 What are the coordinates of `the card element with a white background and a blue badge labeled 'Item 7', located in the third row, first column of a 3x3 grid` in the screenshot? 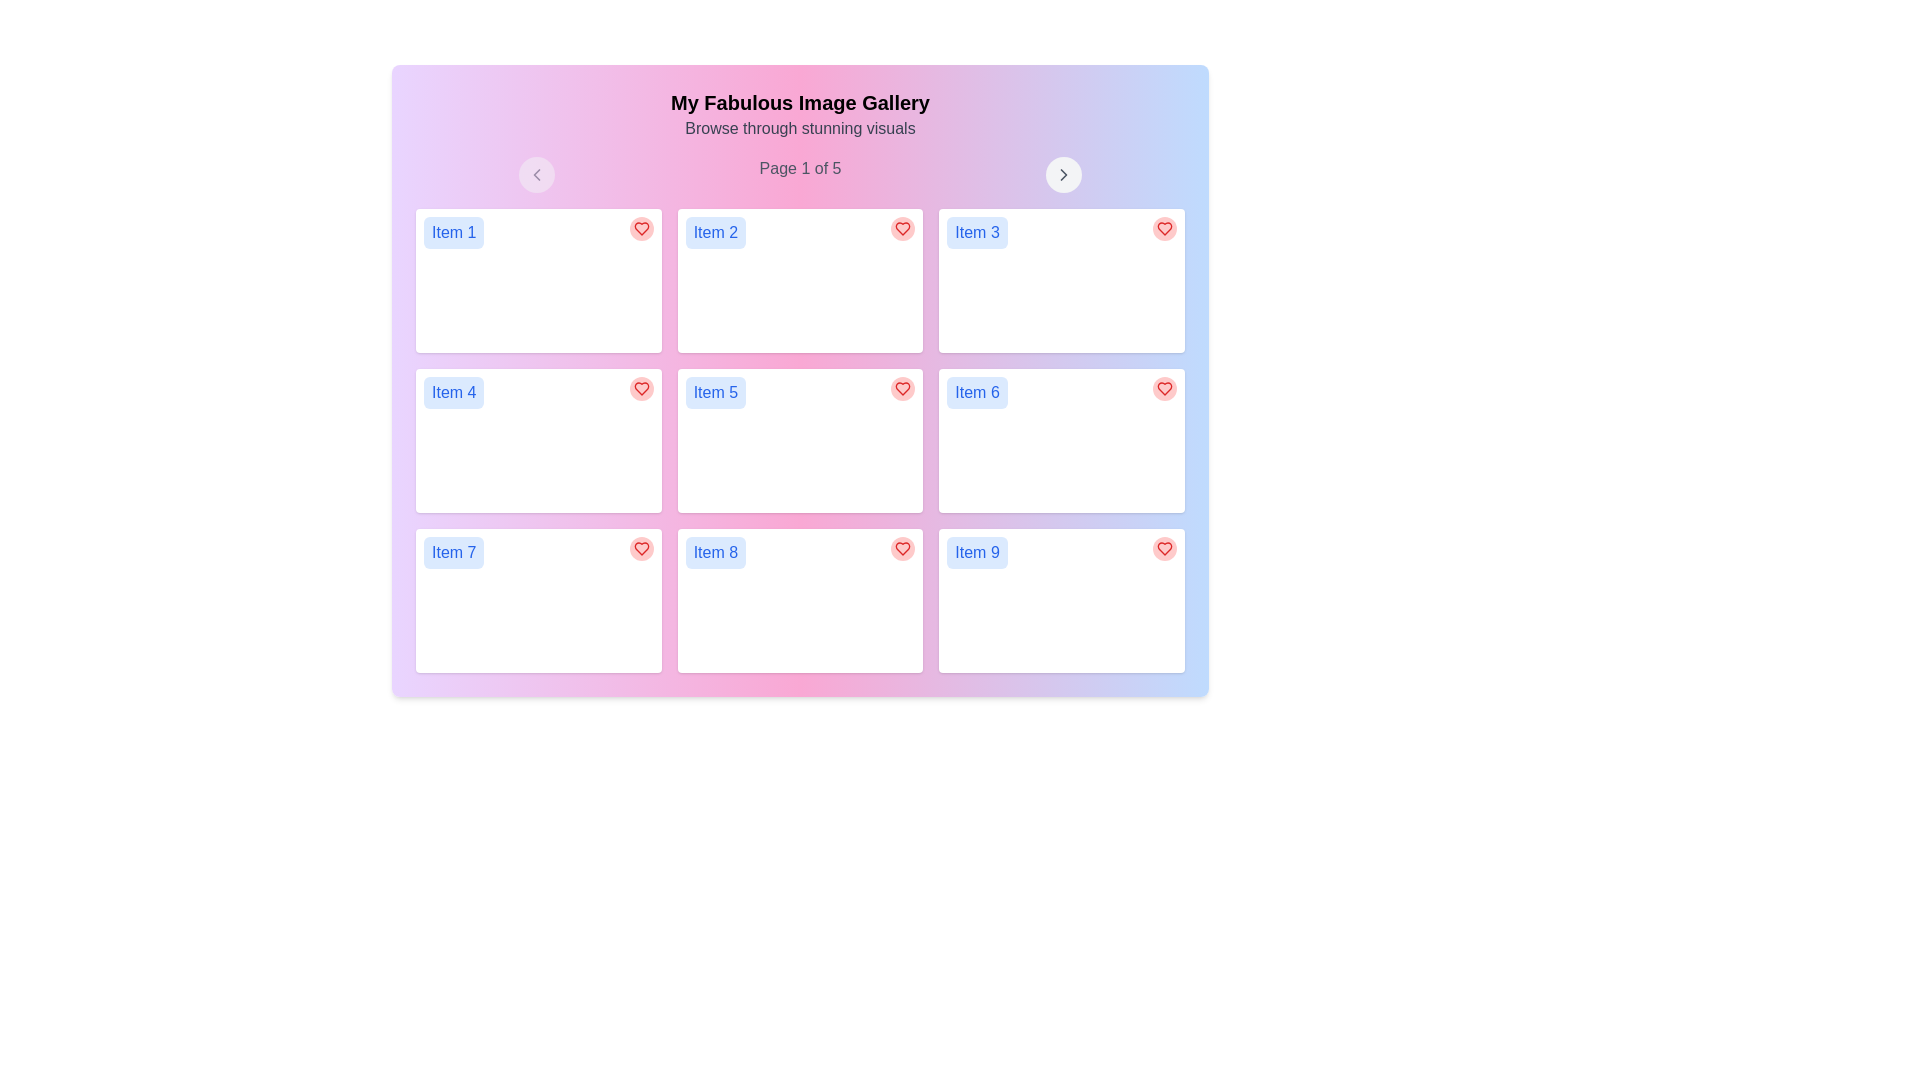 It's located at (538, 600).